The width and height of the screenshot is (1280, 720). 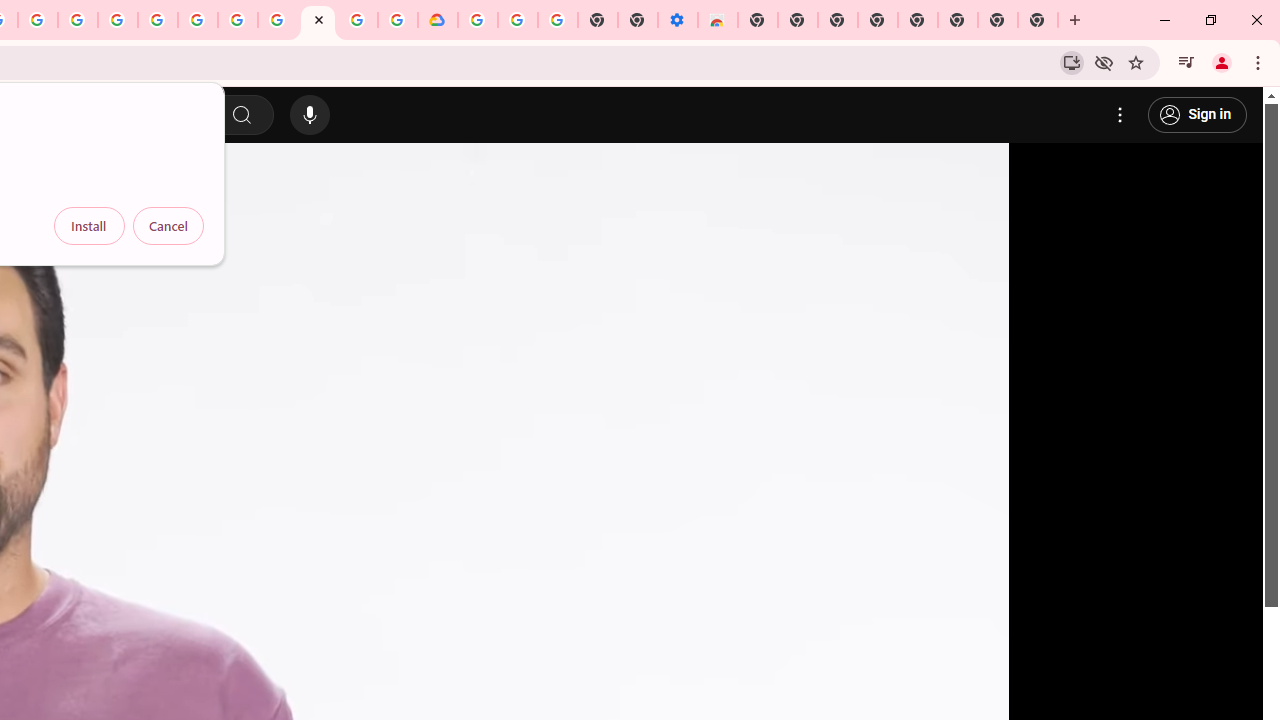 I want to click on 'Google Account Help', so click(x=238, y=20).